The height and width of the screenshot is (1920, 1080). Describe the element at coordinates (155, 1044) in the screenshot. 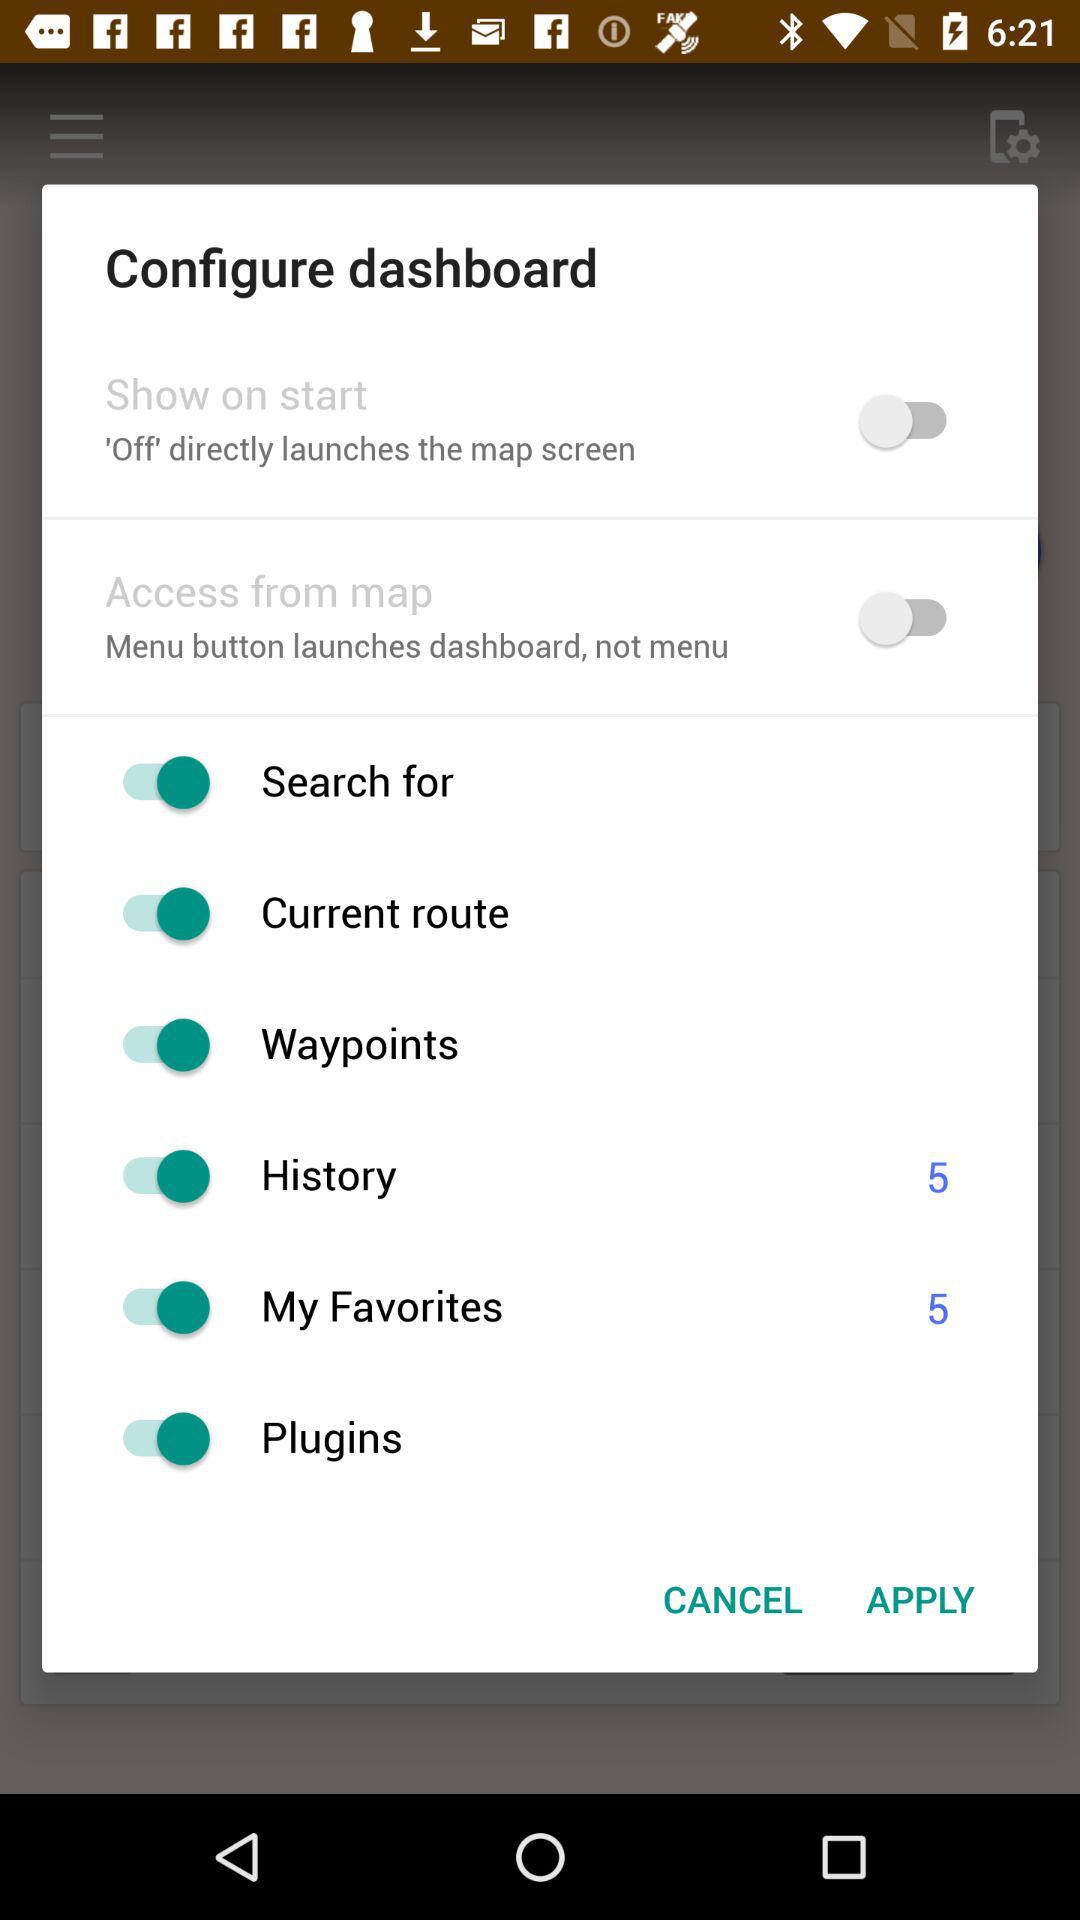

I see `this key is to disable and activate the waypoint` at that location.